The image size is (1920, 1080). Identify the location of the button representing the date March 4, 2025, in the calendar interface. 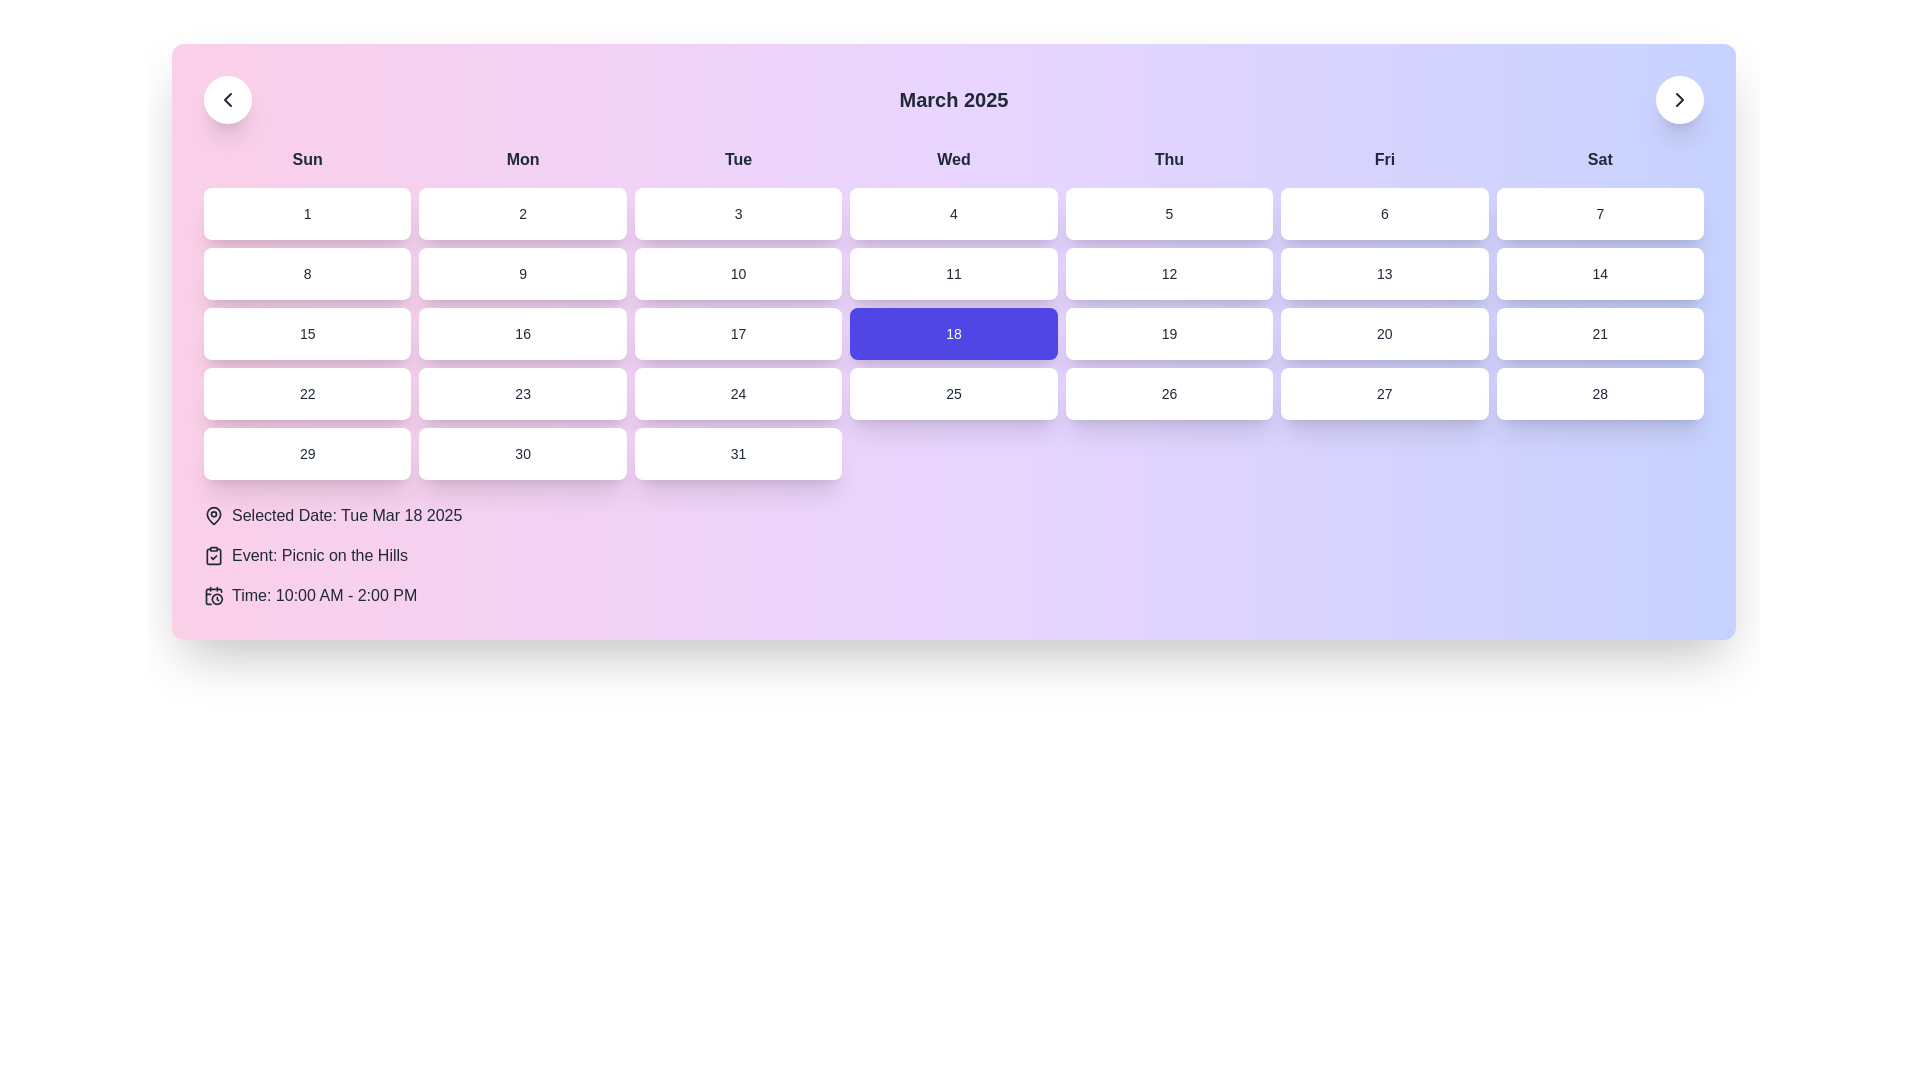
(953, 213).